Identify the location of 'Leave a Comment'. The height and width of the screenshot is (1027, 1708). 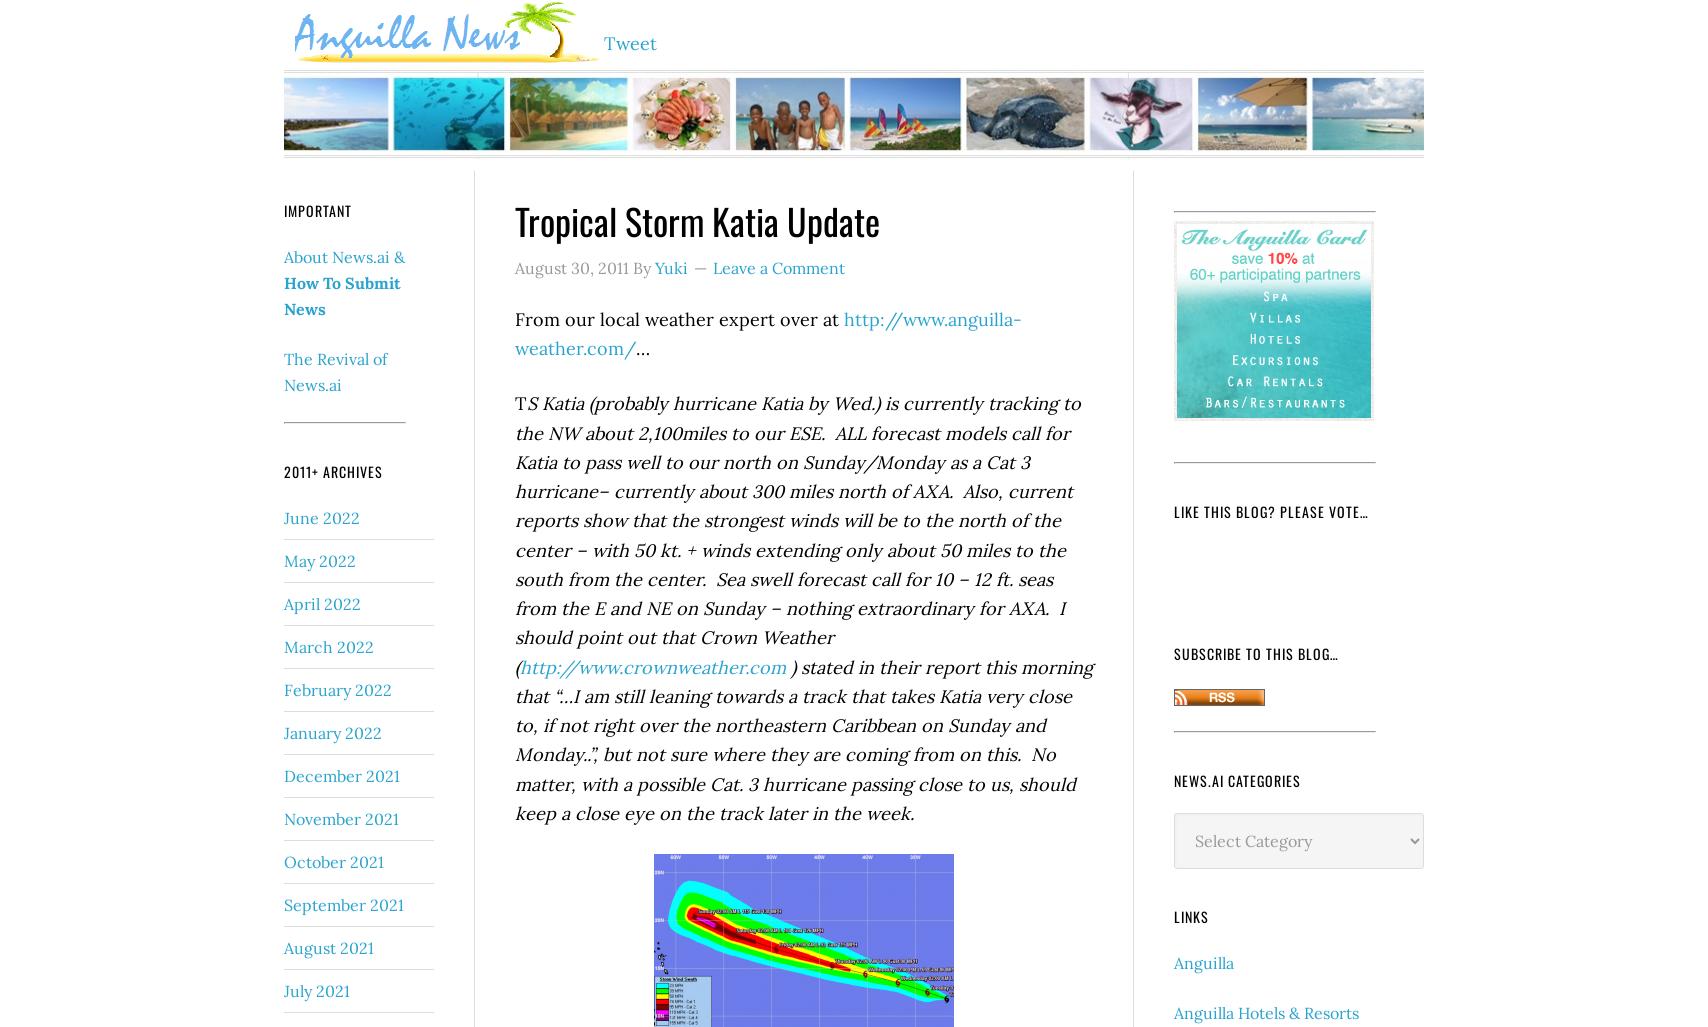
(779, 267).